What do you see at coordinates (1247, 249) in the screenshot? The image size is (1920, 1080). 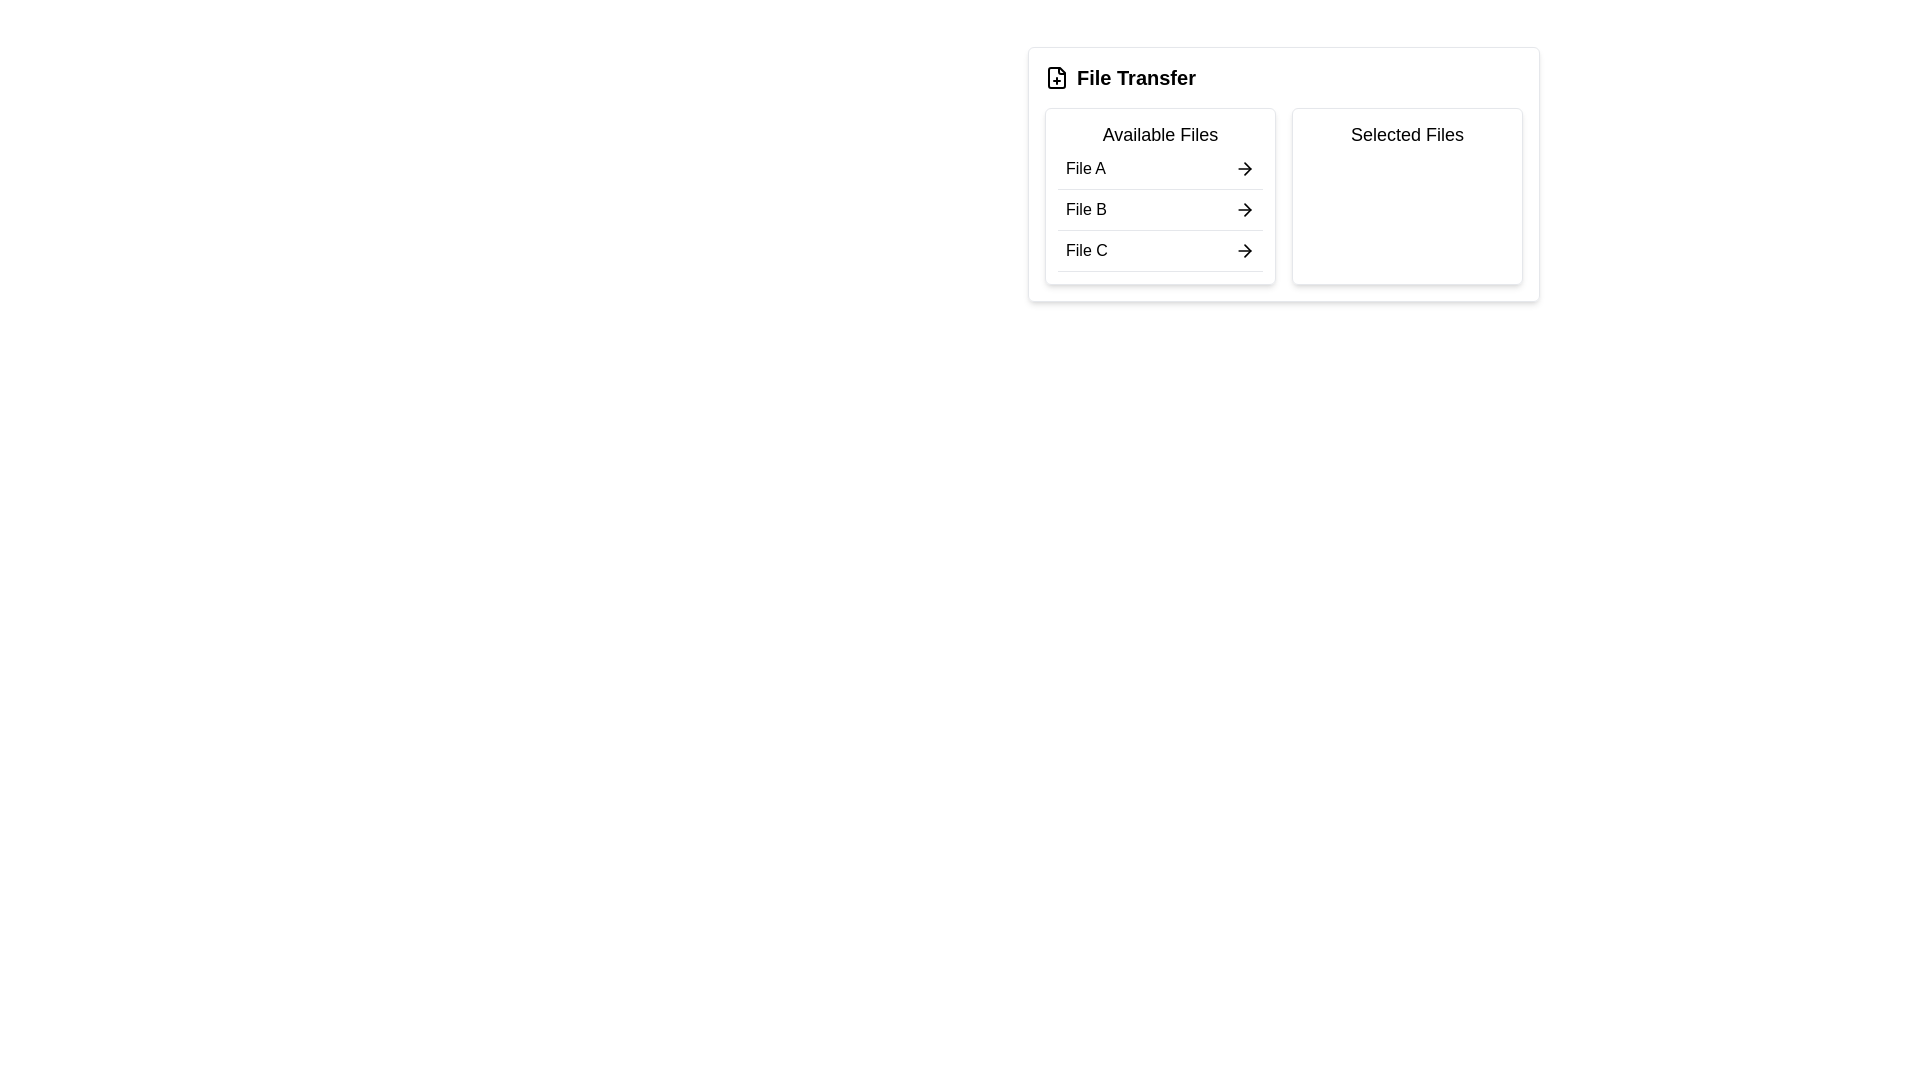 I see `the right-pointing arrow icon within the button for file transfer, which is the third icon aligned with the 'File C' label in the 'Available Files' column` at bounding box center [1247, 249].